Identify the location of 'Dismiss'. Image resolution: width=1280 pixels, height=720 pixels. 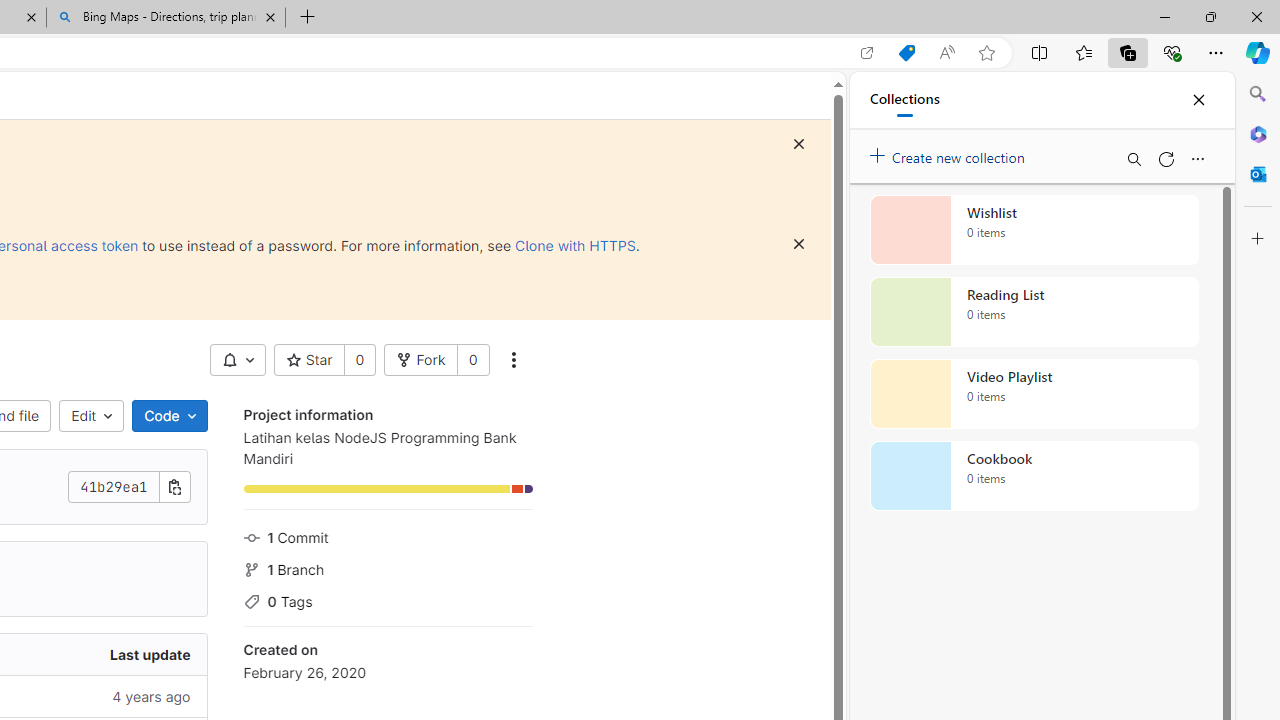
(798, 243).